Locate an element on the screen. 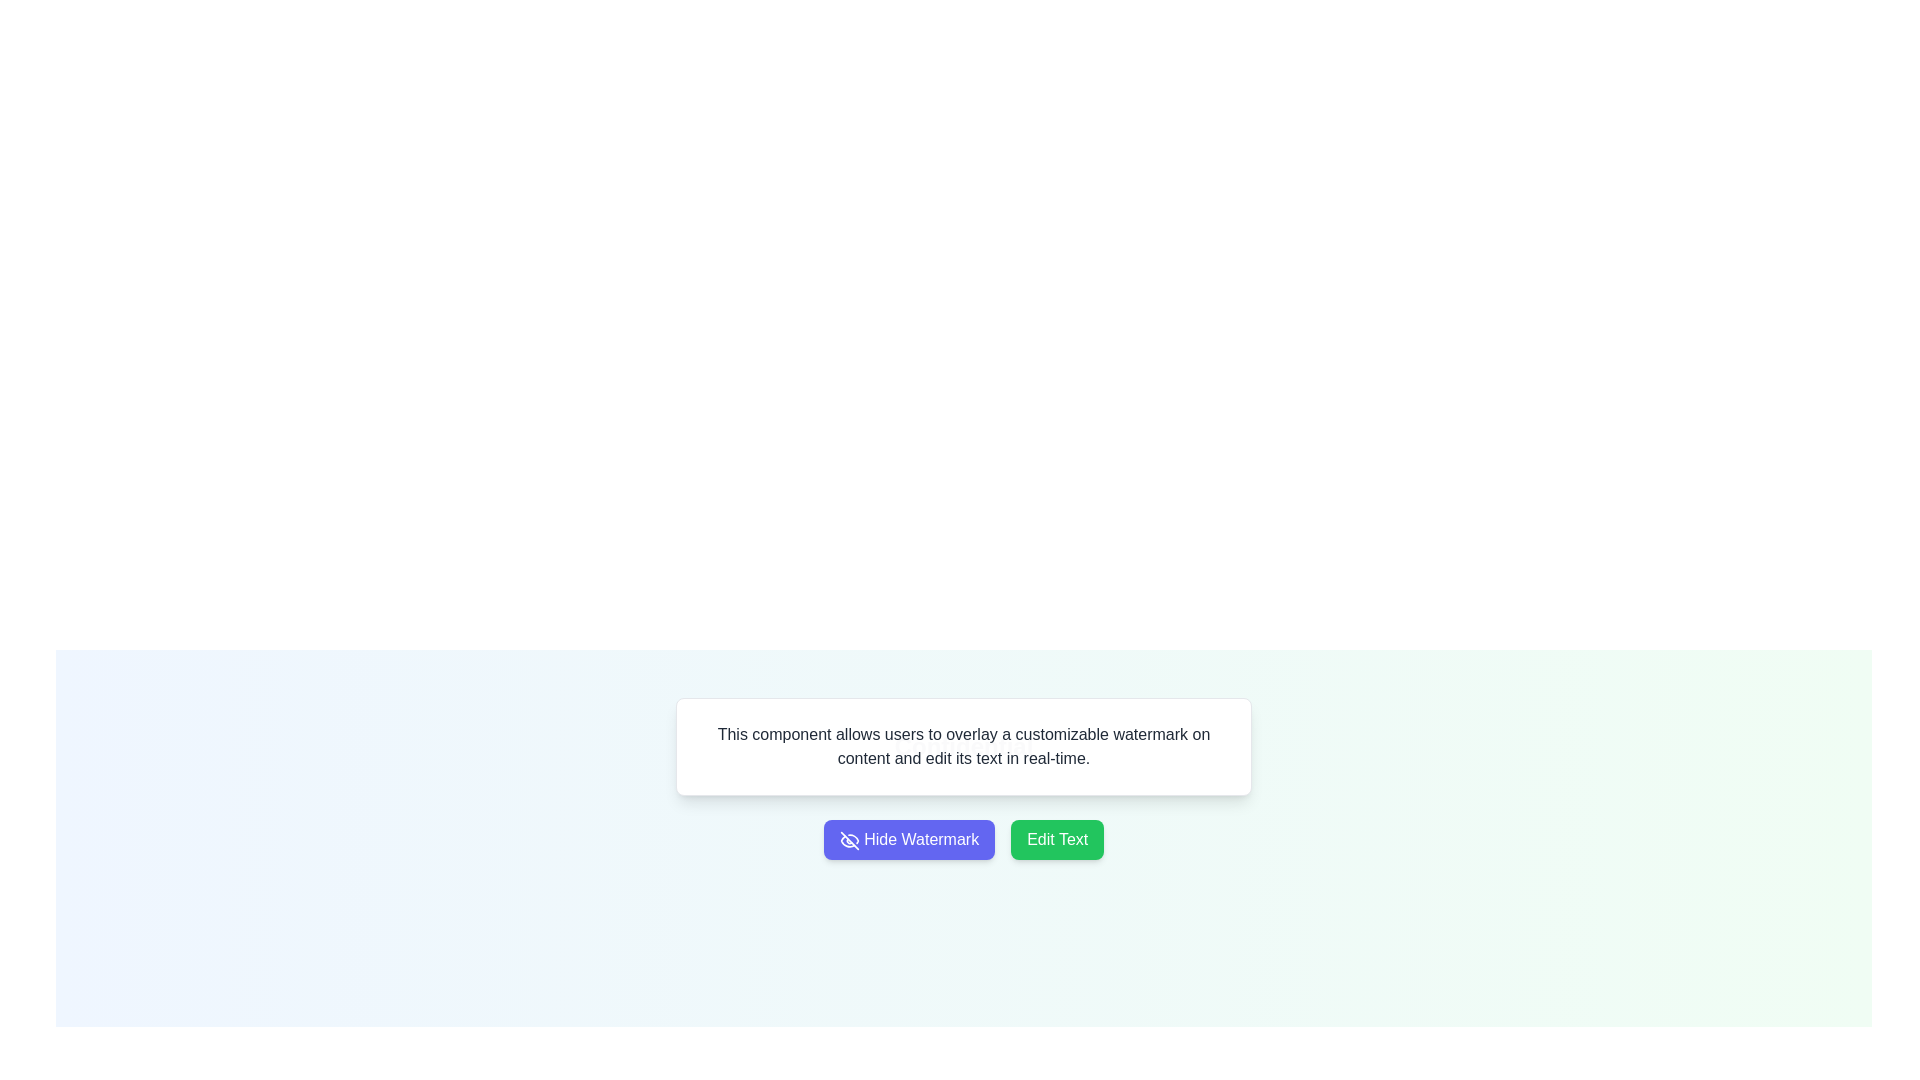 This screenshot has width=1920, height=1080. the SVG icon representing the 'Hide Watermark' button, which is visually indicative of the action to toggle off or hide watermarks is located at coordinates (849, 840).